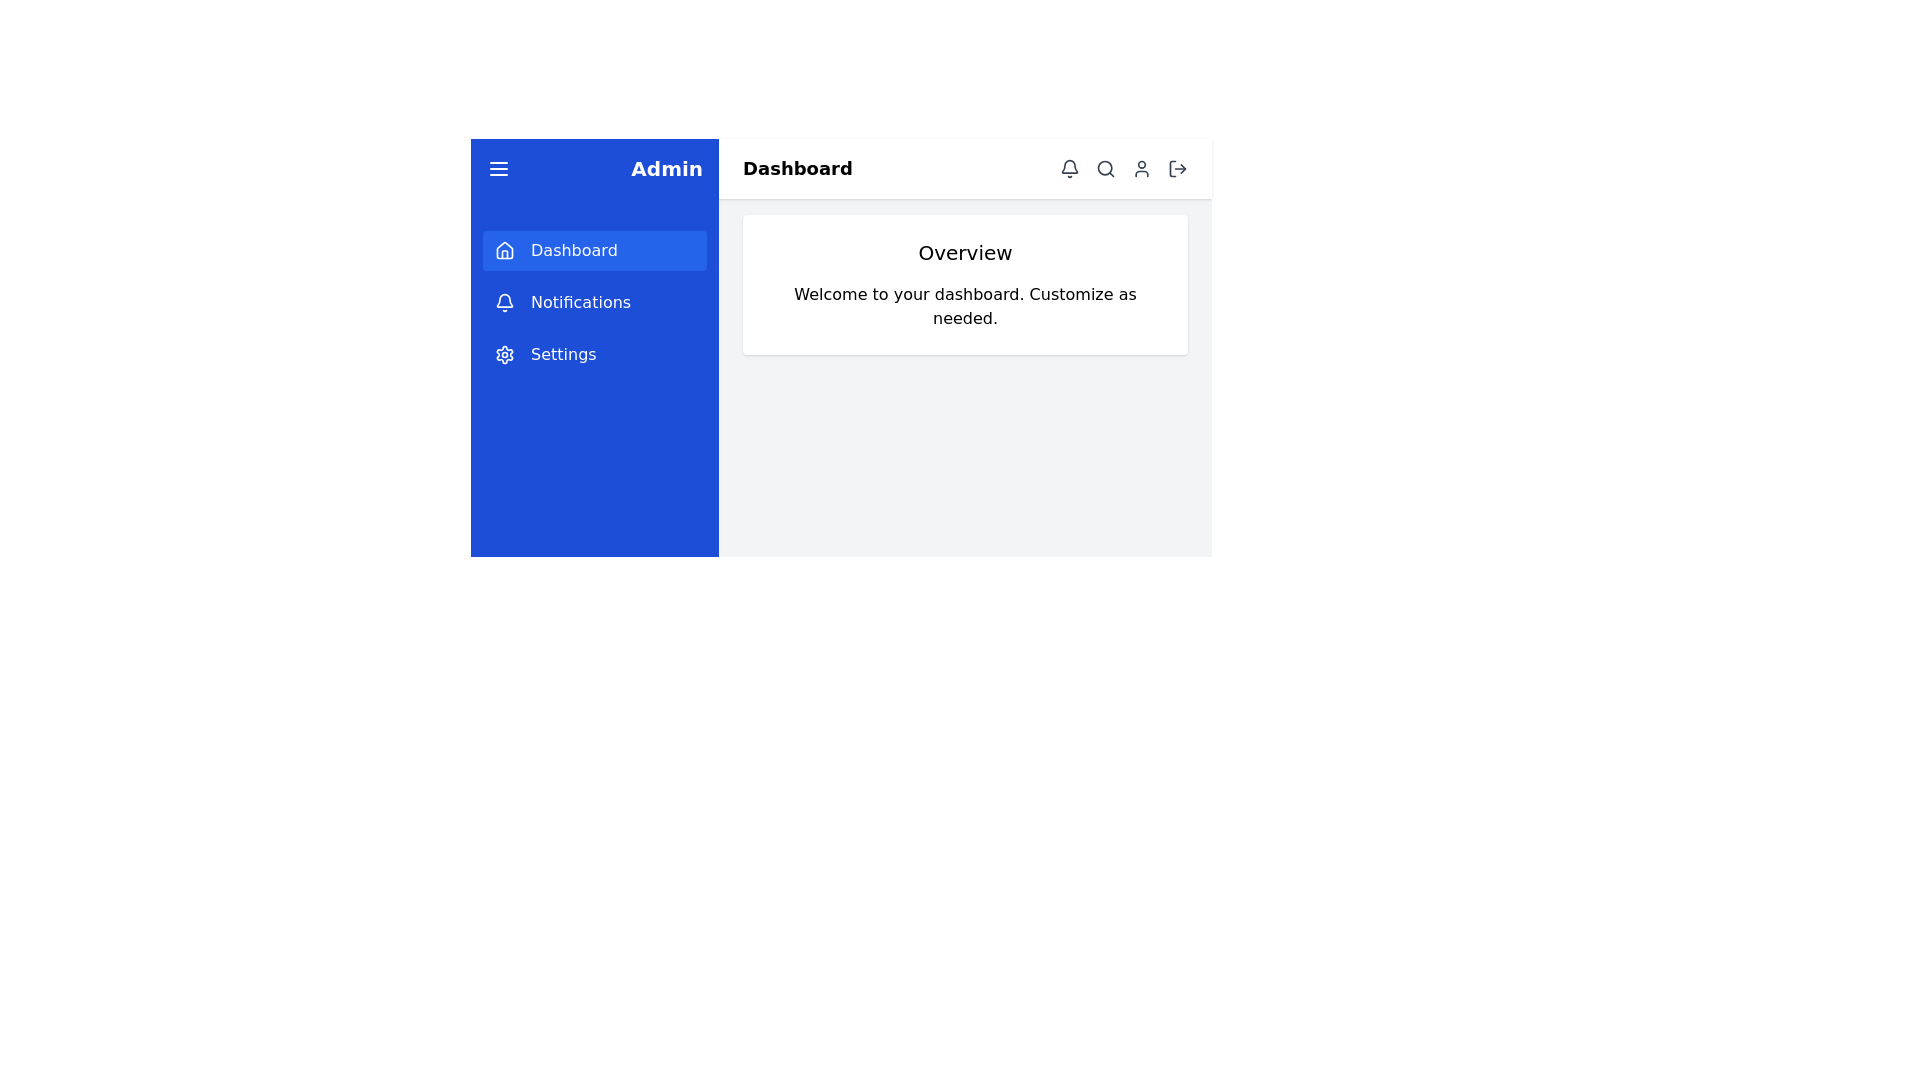 The image size is (1920, 1080). What do you see at coordinates (1104, 168) in the screenshot?
I see `the search icon located in the top-right corner of the toolbar` at bounding box center [1104, 168].